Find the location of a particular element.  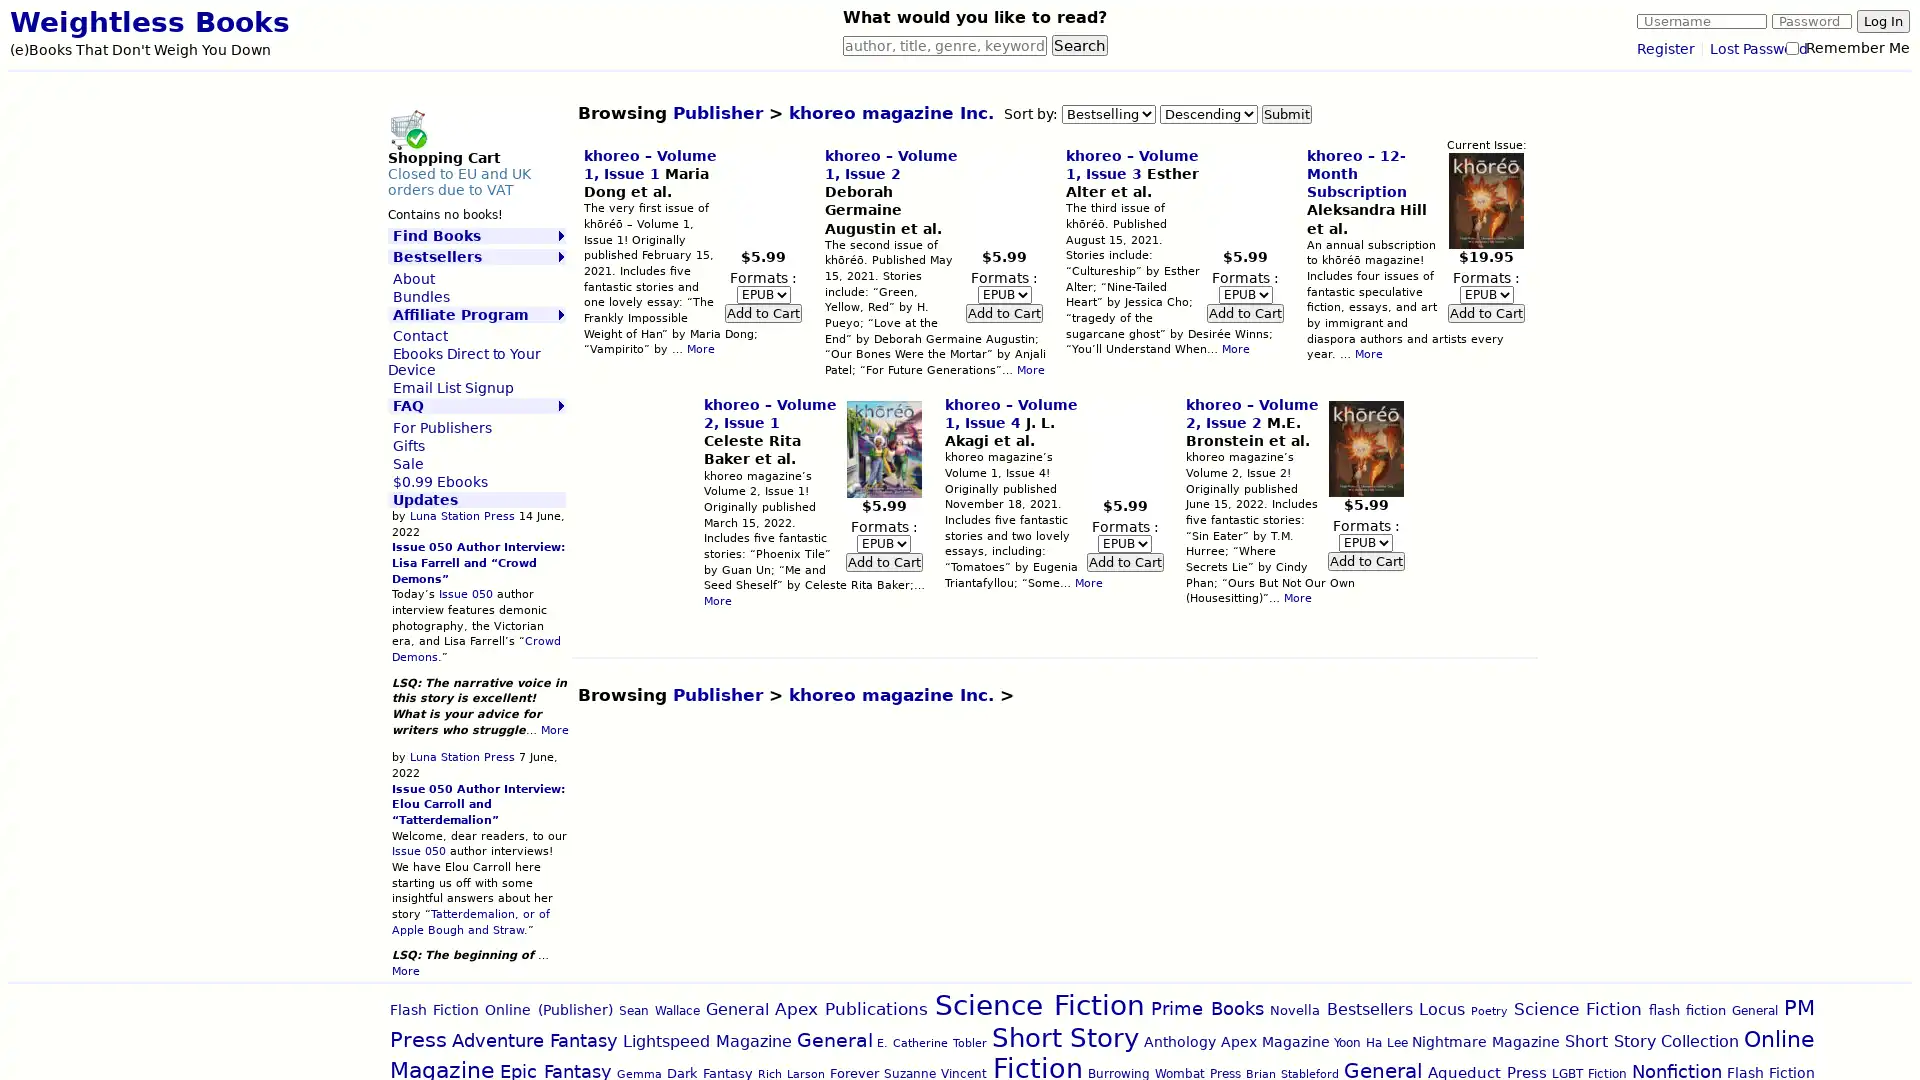

Shopping Cart is located at coordinates (406, 128).